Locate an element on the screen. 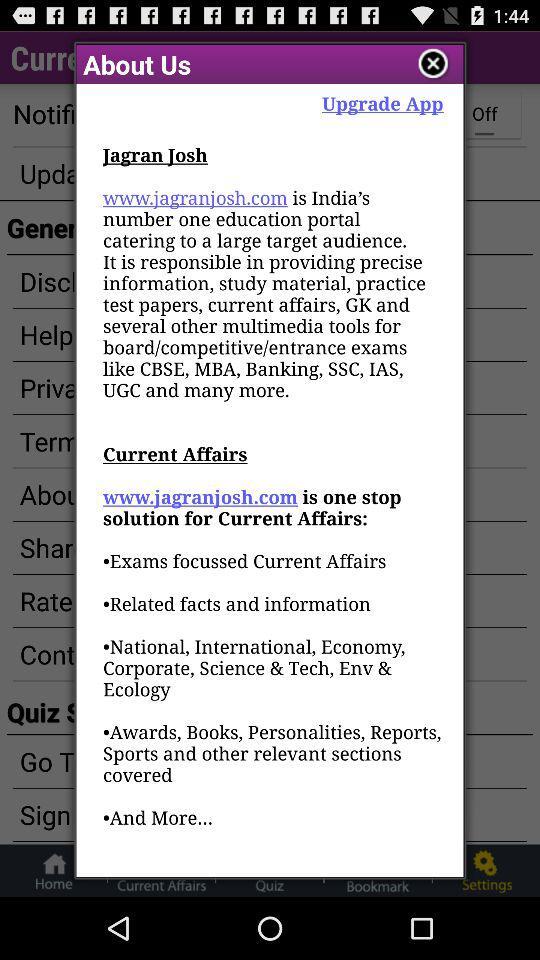  the page is located at coordinates (432, 64).